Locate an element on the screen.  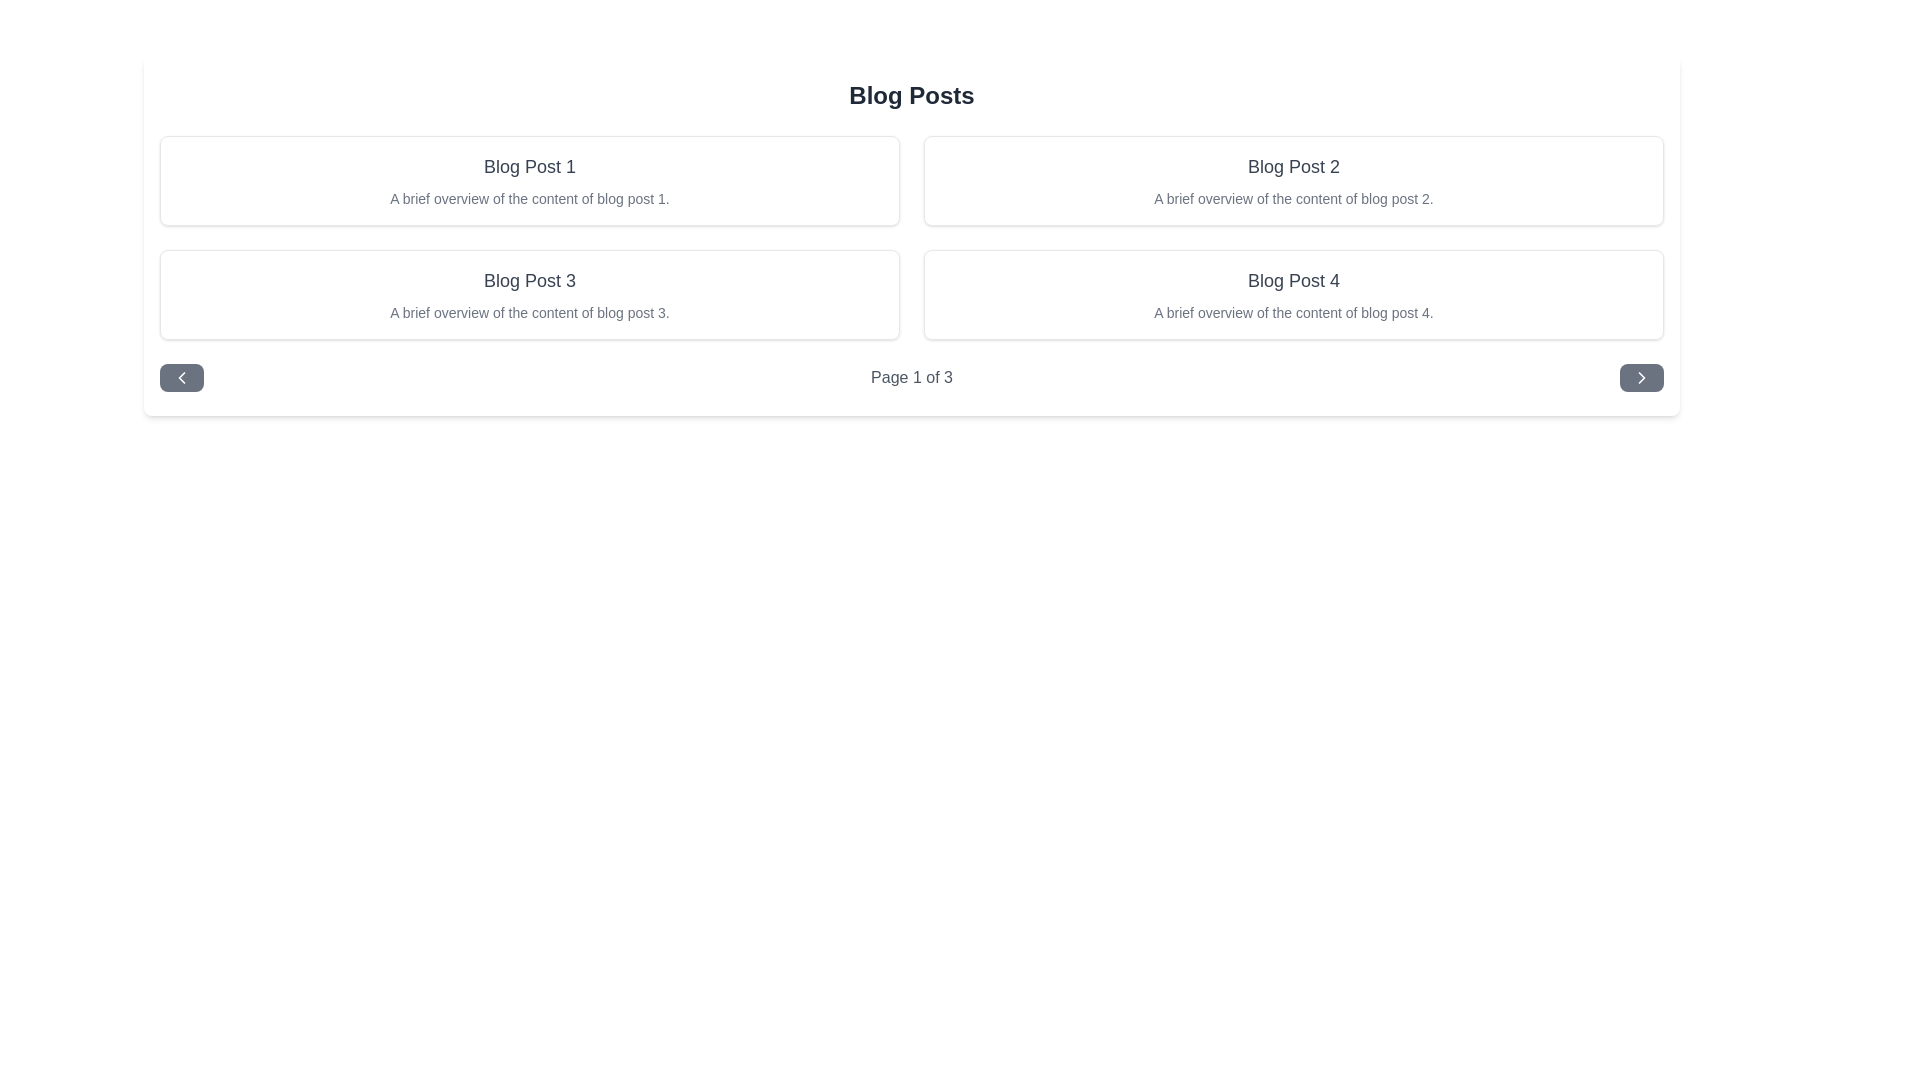
the right chevron icon within the navigation control at the bottom of the interface is located at coordinates (1641, 378).